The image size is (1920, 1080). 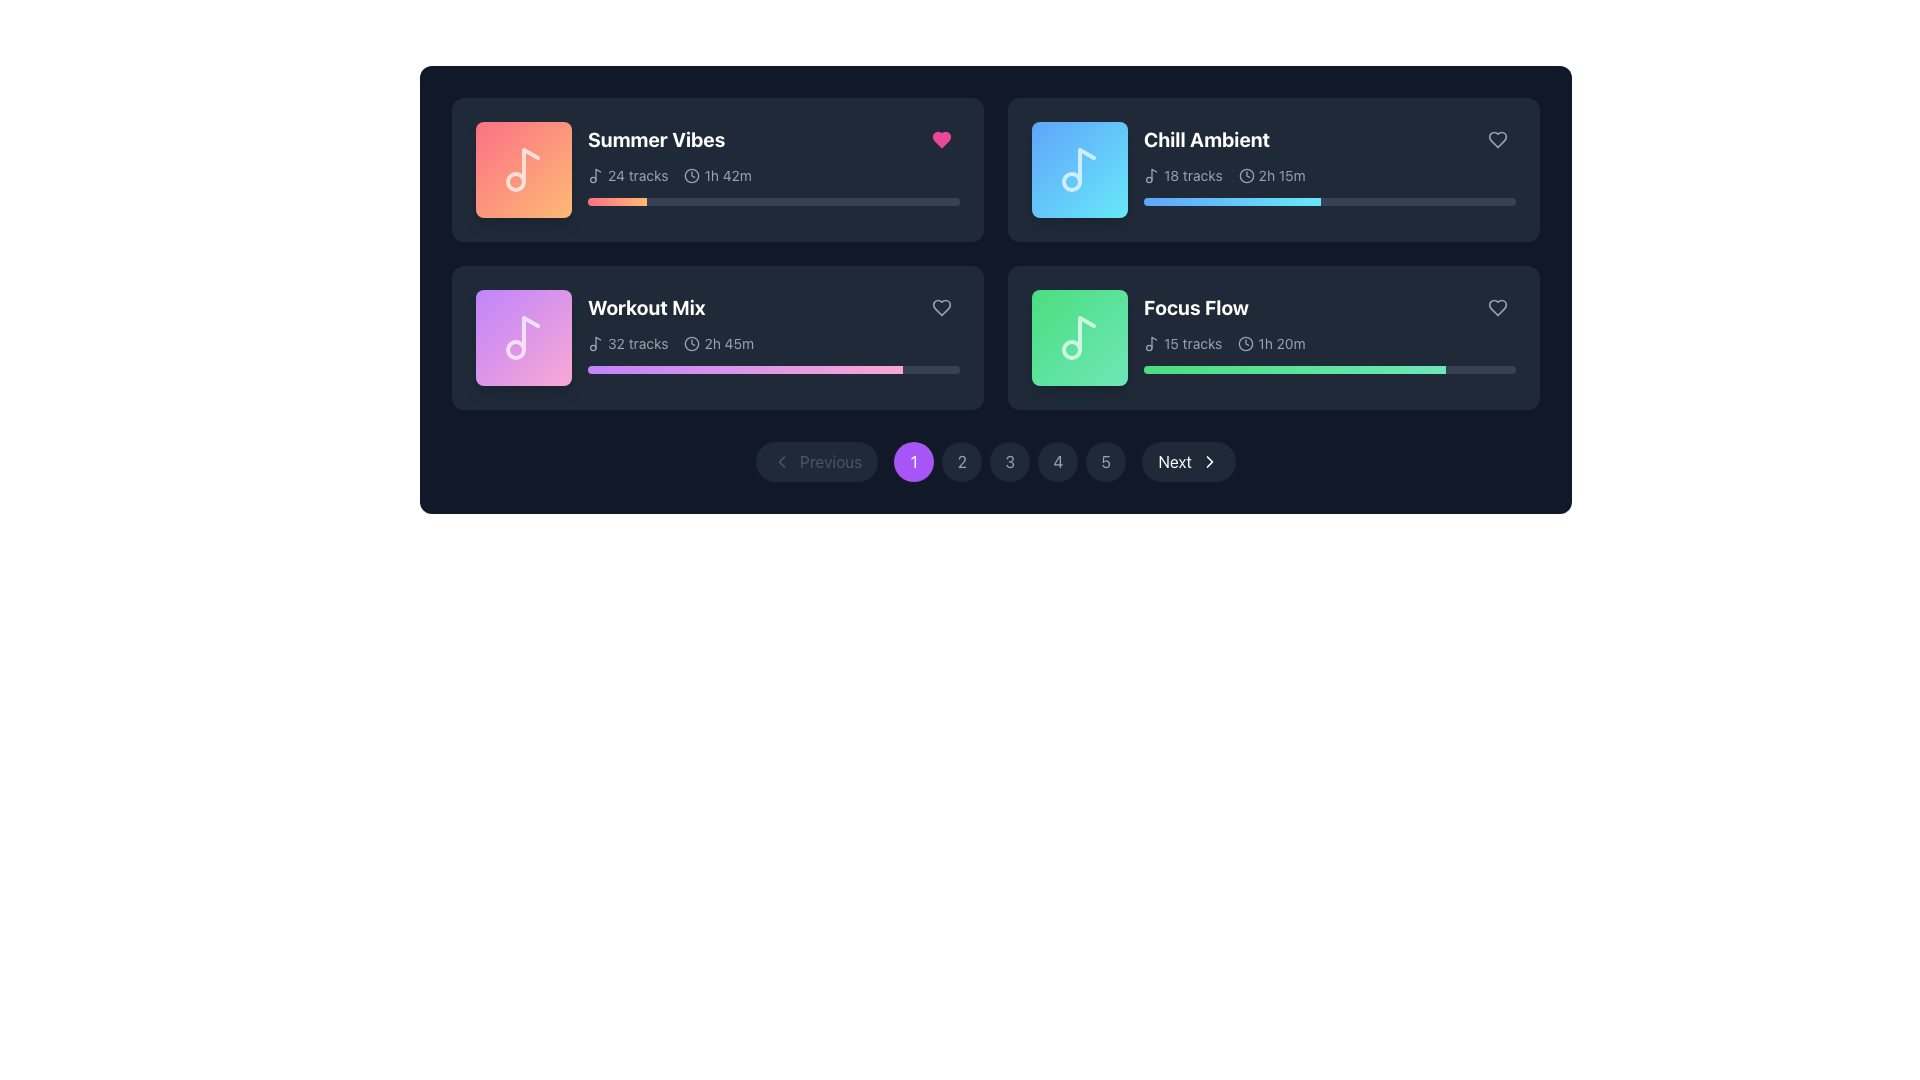 I want to click on progress, so click(x=852, y=370).